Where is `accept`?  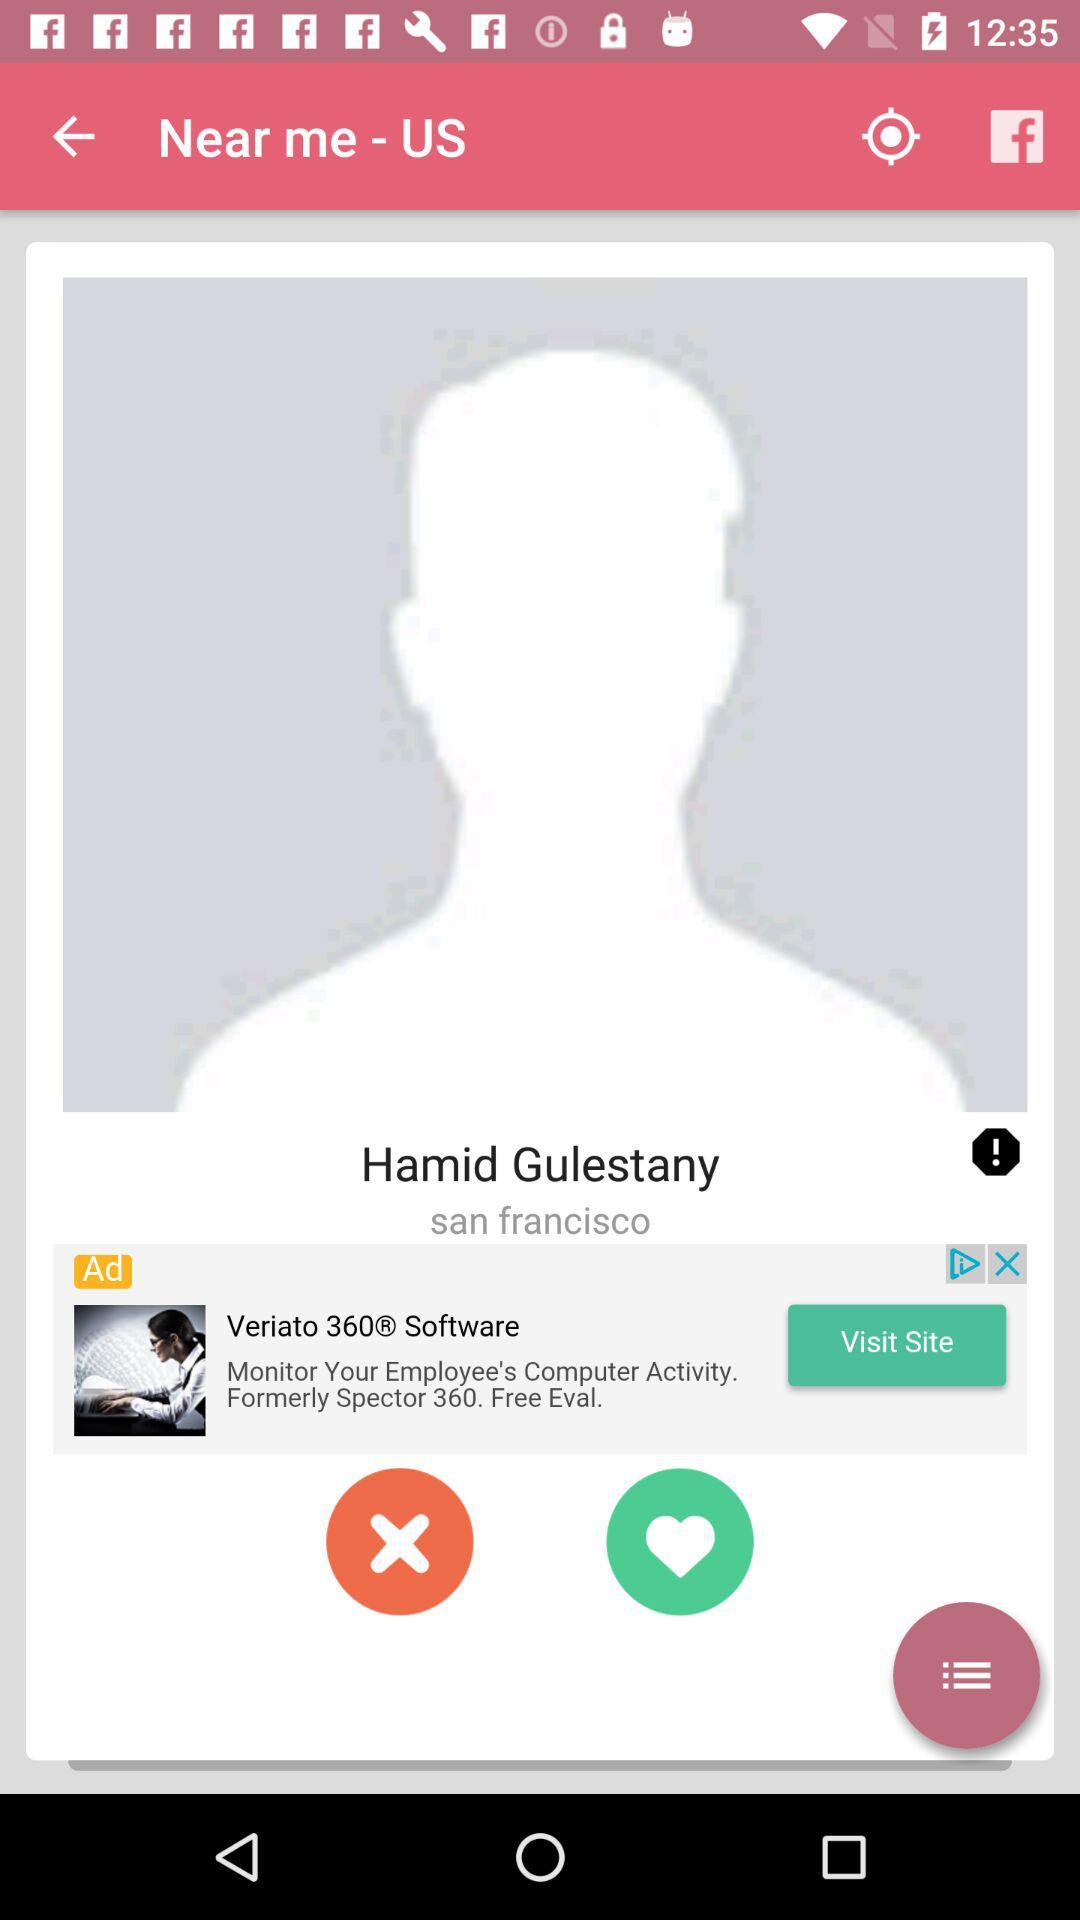
accept is located at coordinates (678, 1540).